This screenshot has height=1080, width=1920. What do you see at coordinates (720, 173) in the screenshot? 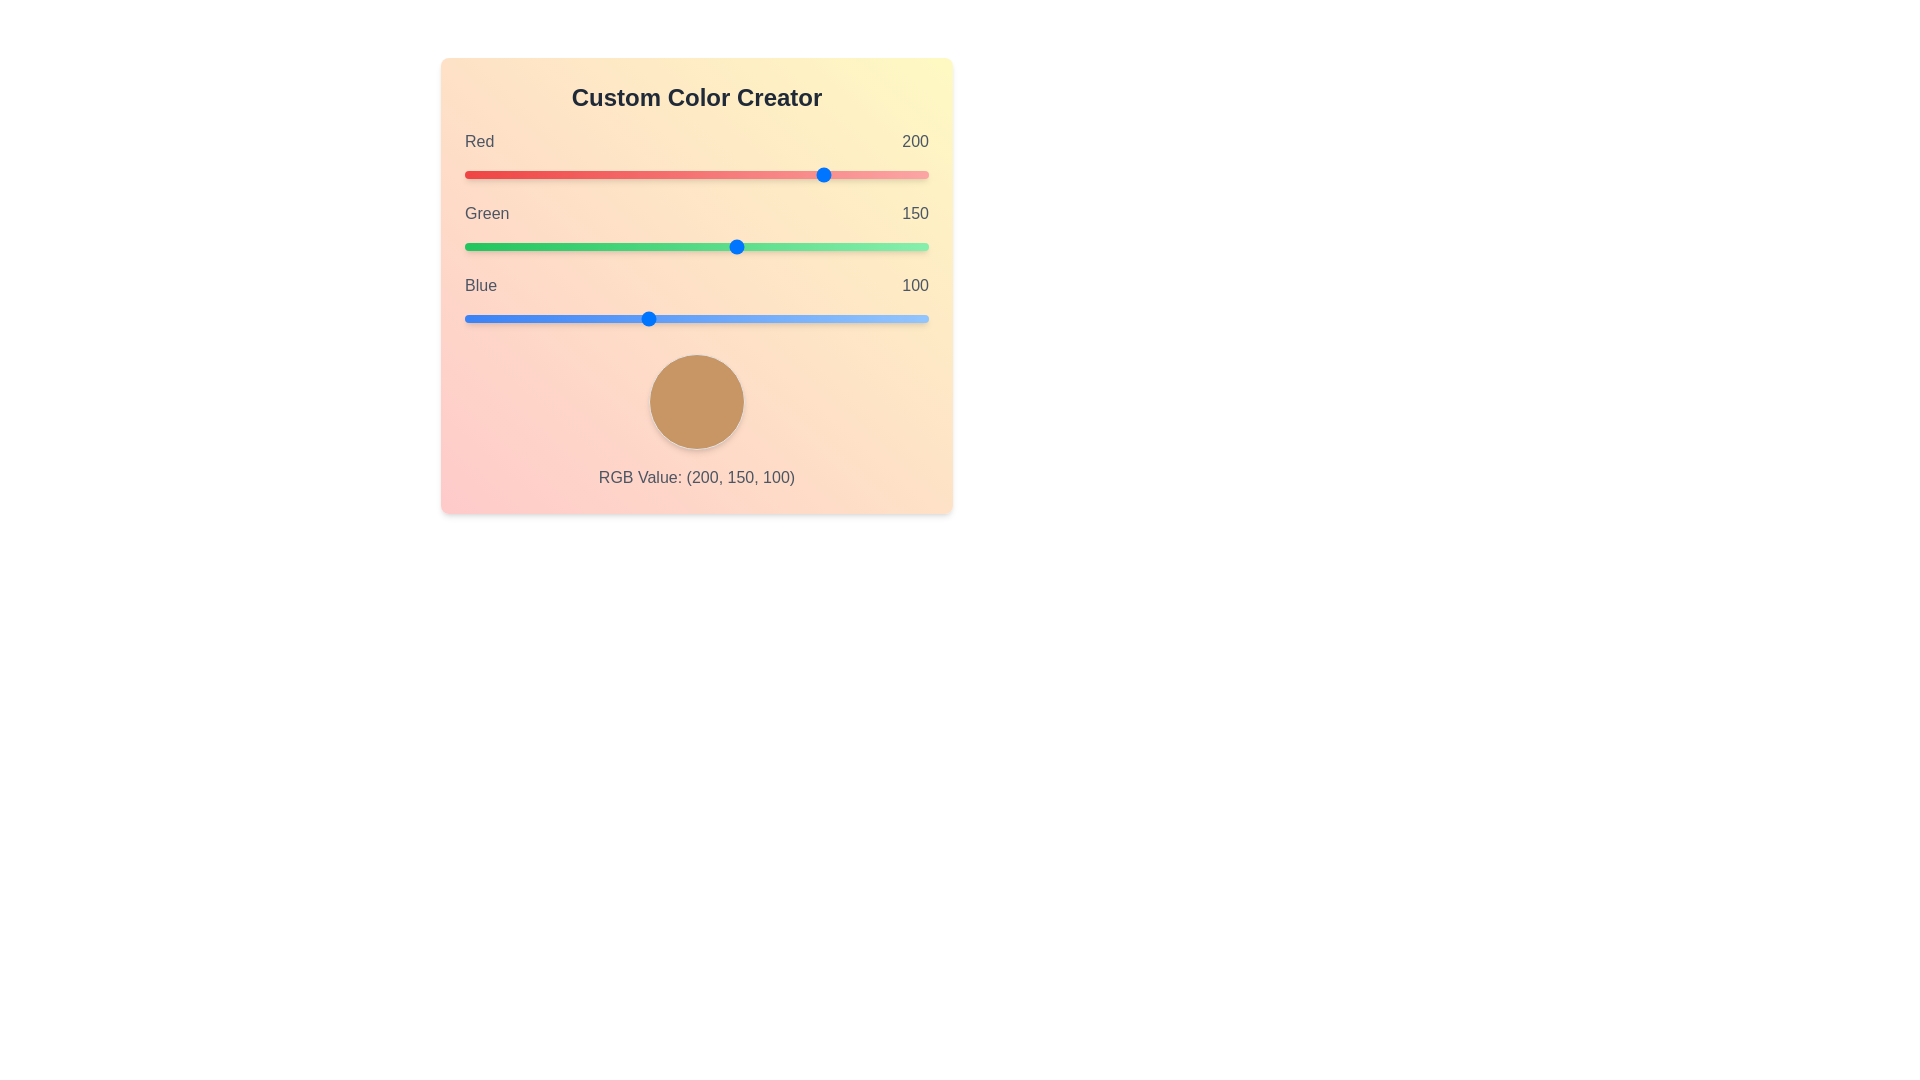
I see `the red slider to set the red value to 141` at bounding box center [720, 173].